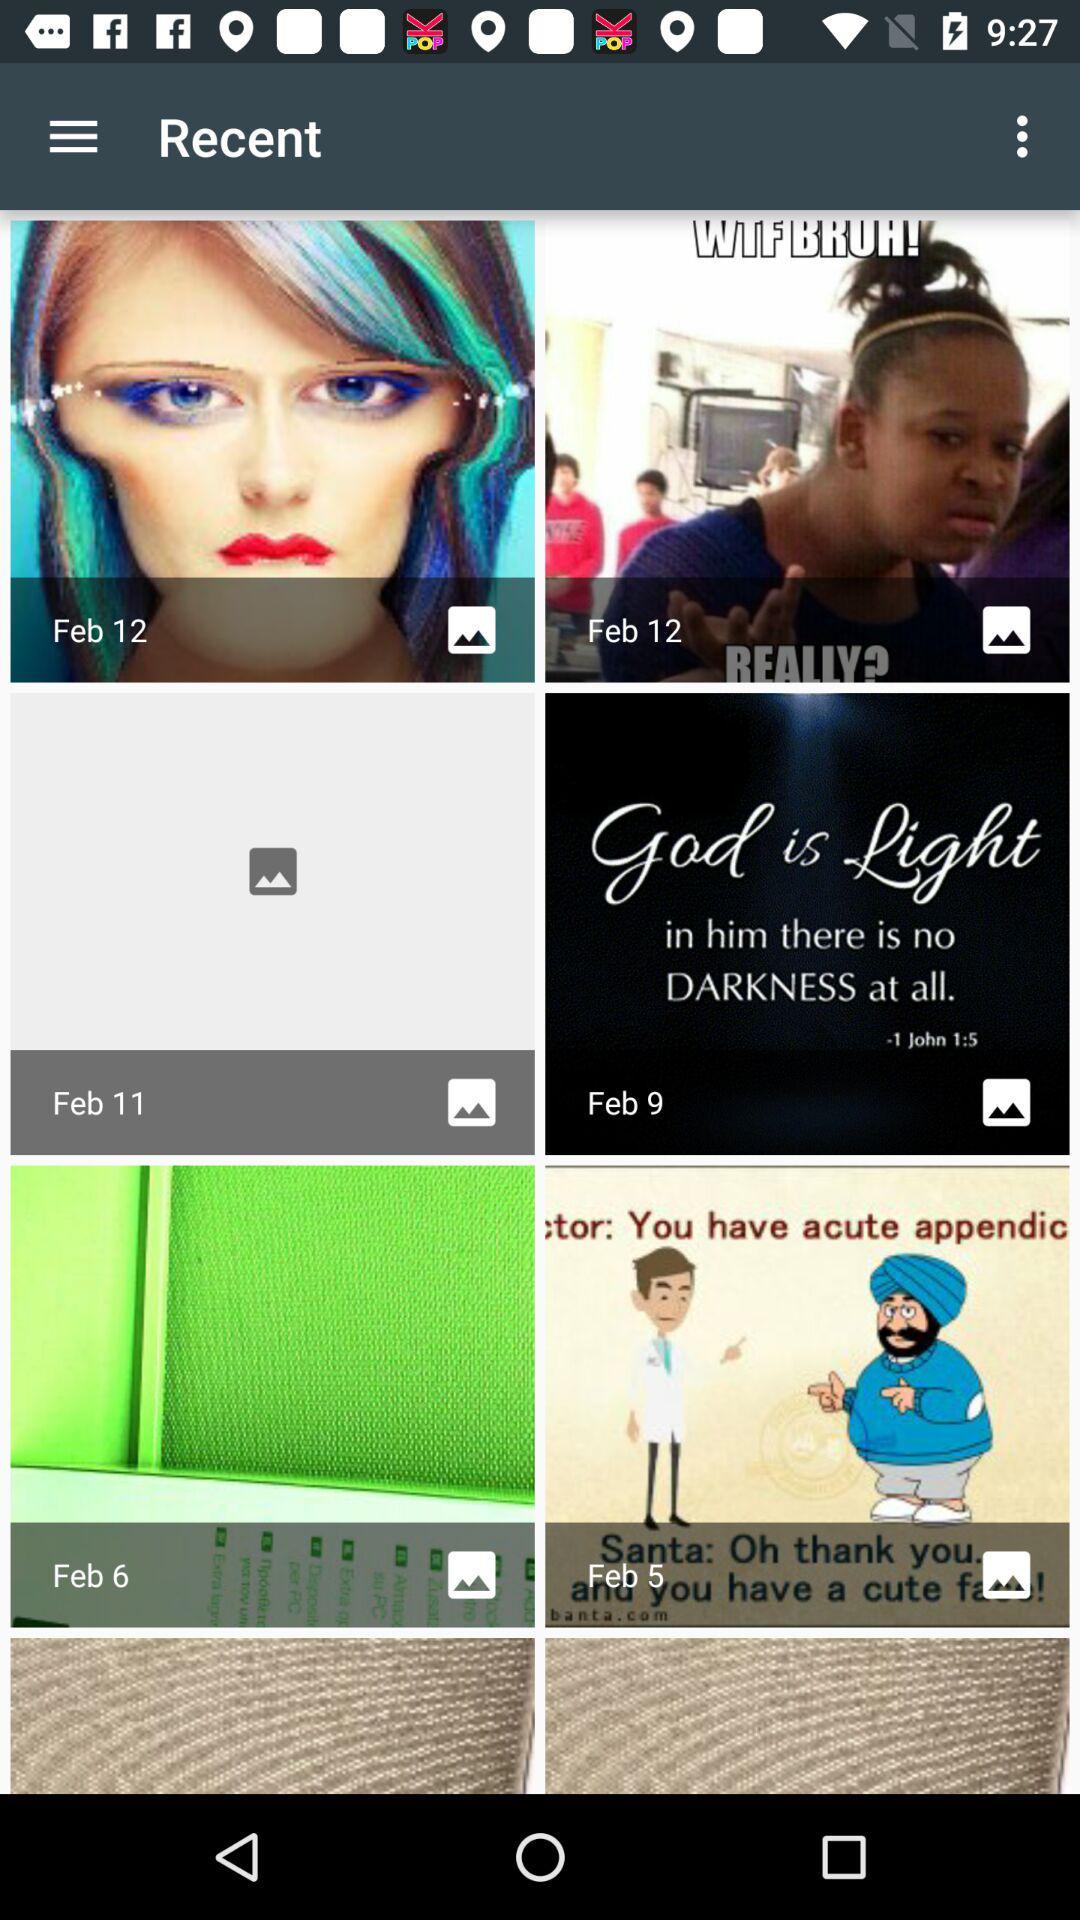 This screenshot has width=1080, height=1920. What do you see at coordinates (1027, 135) in the screenshot?
I see `app next to recent item` at bounding box center [1027, 135].